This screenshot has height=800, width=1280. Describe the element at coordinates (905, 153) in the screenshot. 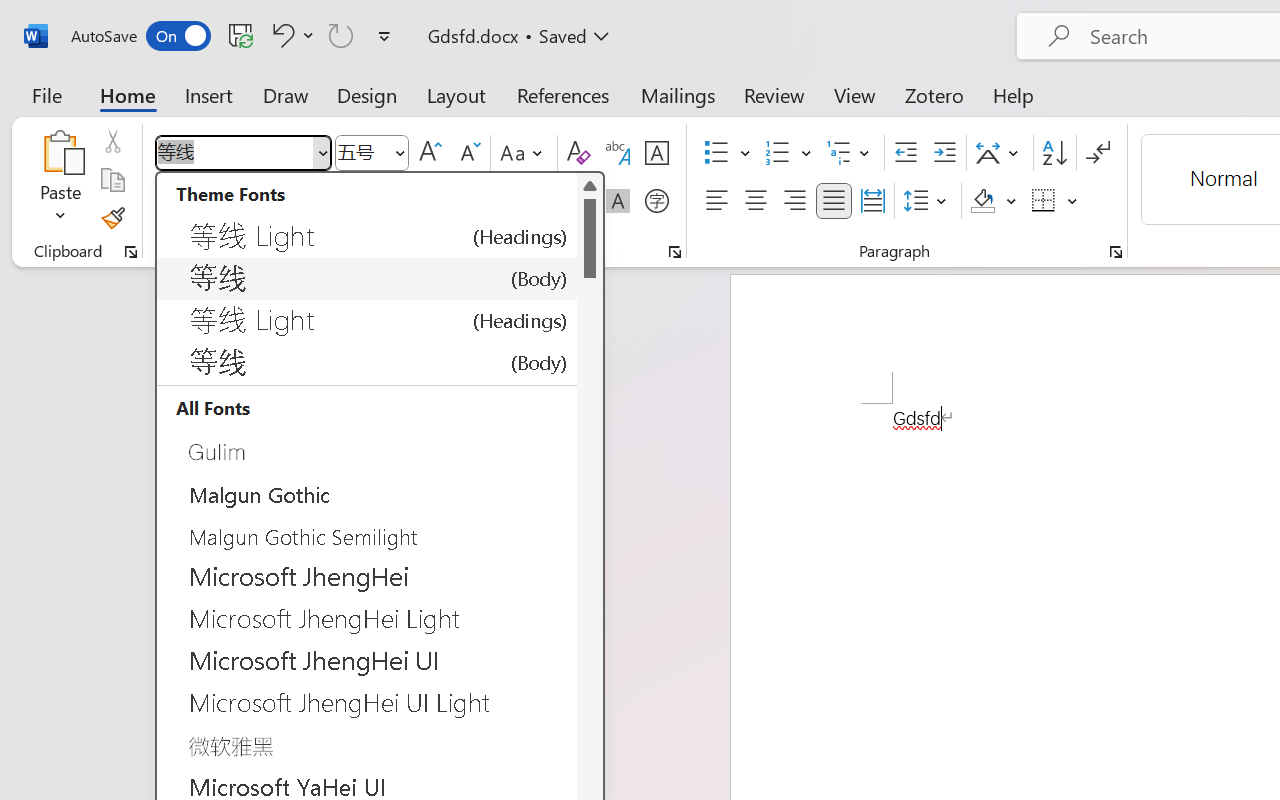

I see `'Decrease Indent'` at that location.